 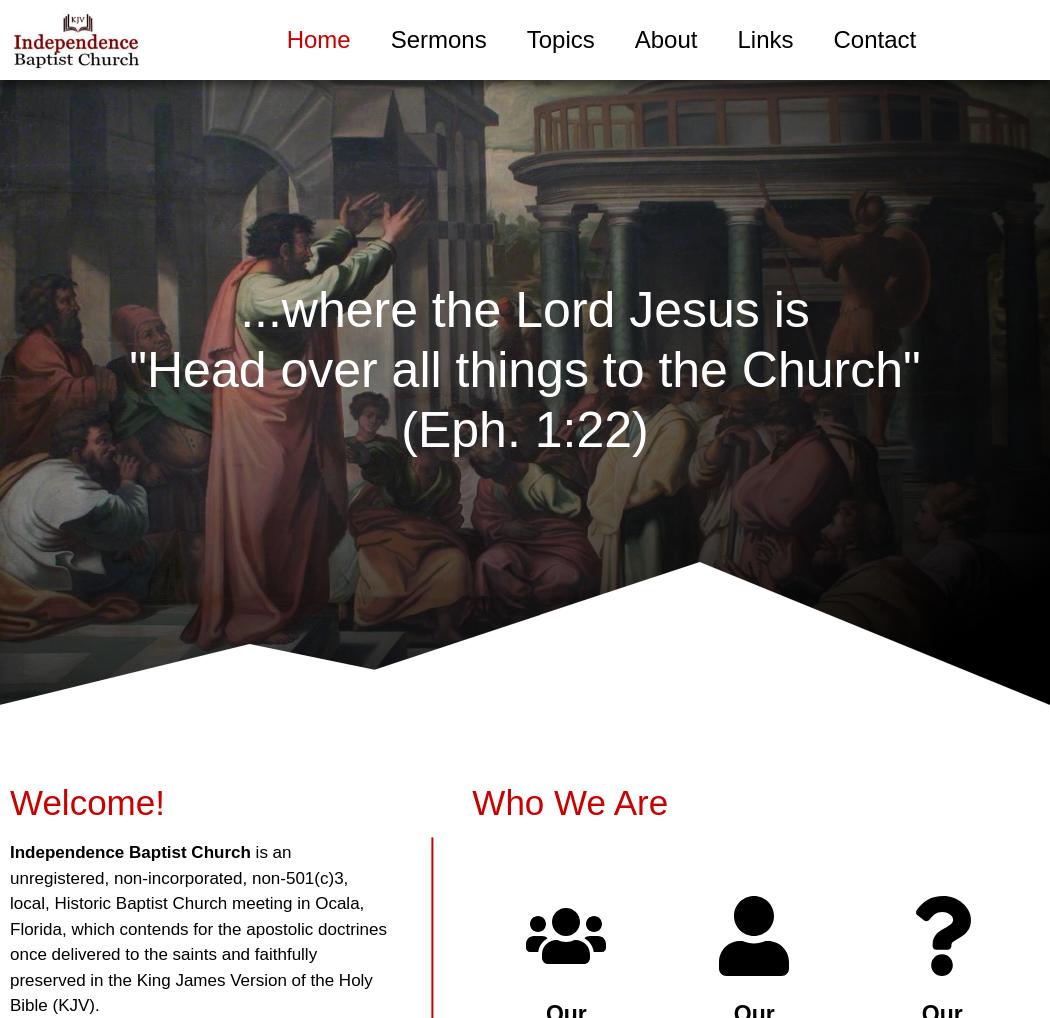 What do you see at coordinates (87, 802) in the screenshot?
I see `'Welcome!'` at bounding box center [87, 802].